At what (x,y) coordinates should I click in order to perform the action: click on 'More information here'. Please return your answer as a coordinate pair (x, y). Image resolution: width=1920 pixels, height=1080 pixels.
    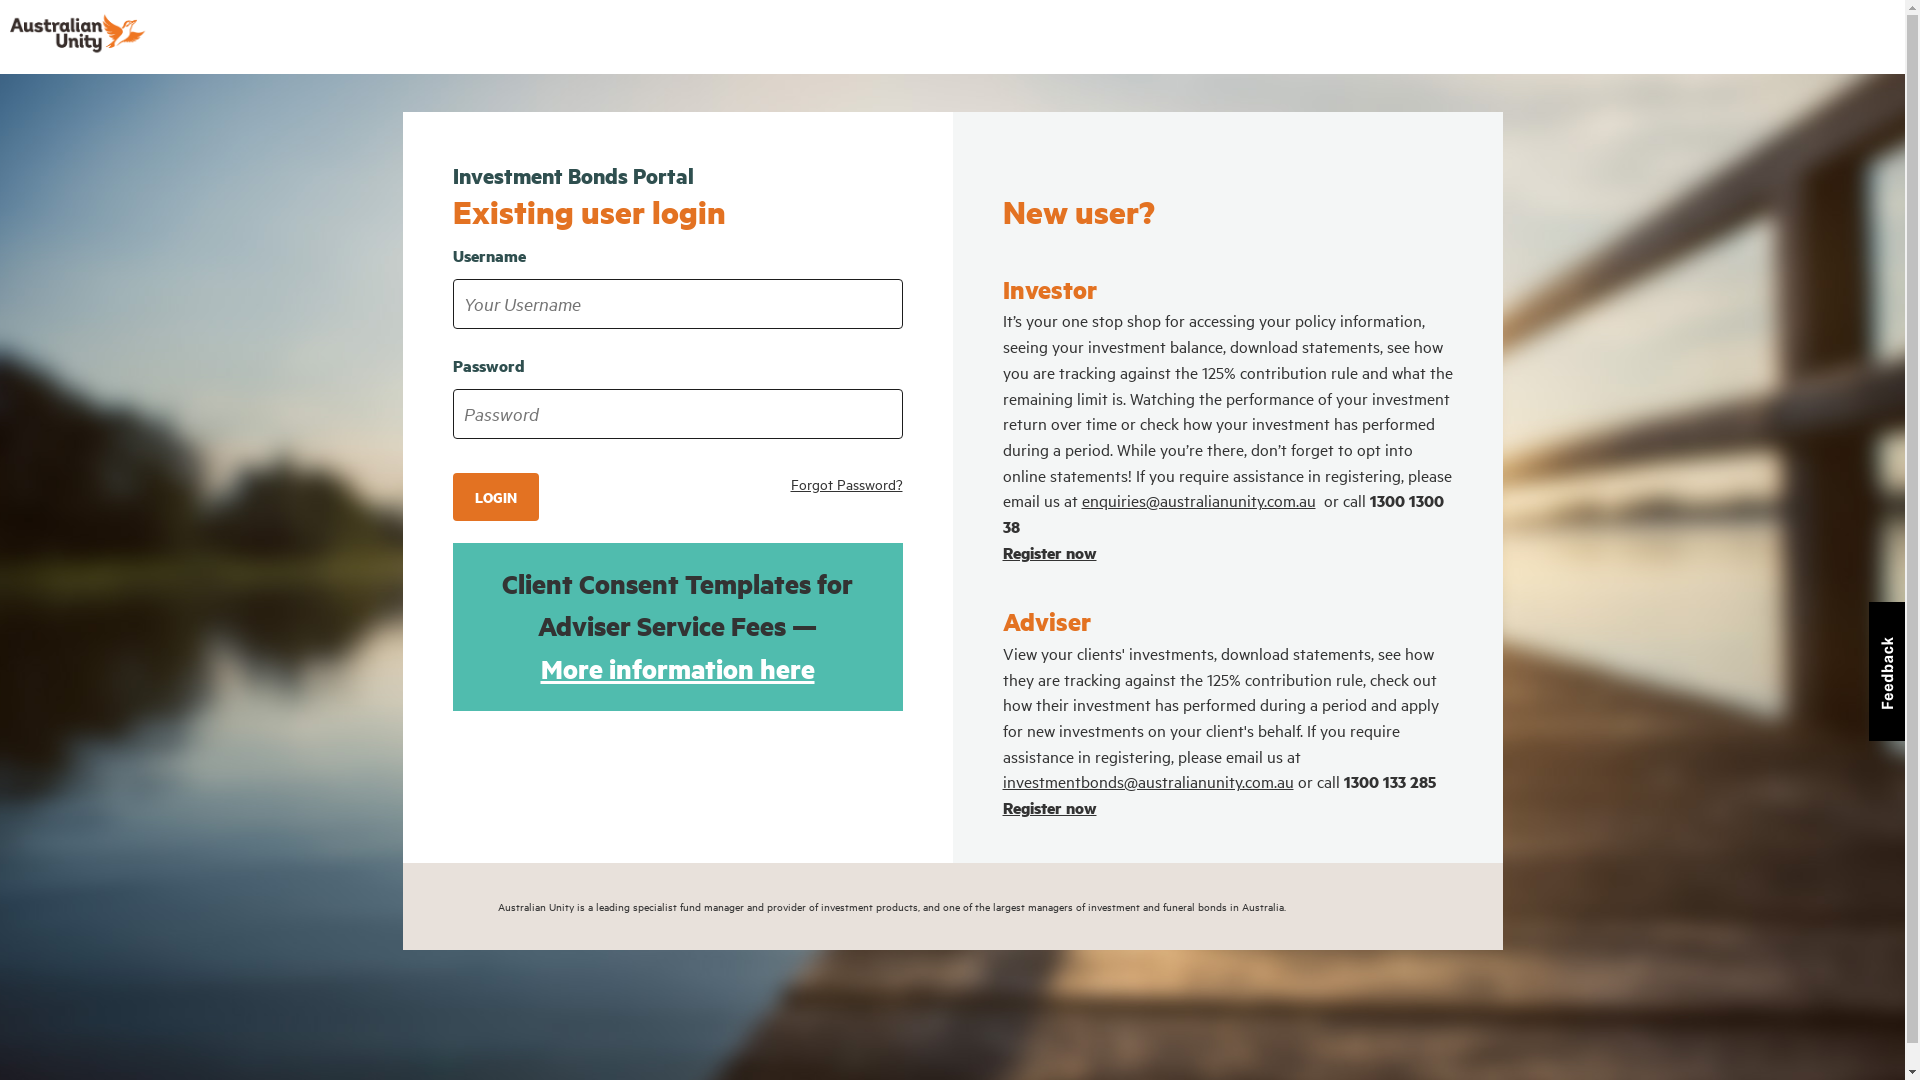
    Looking at the image, I should click on (676, 668).